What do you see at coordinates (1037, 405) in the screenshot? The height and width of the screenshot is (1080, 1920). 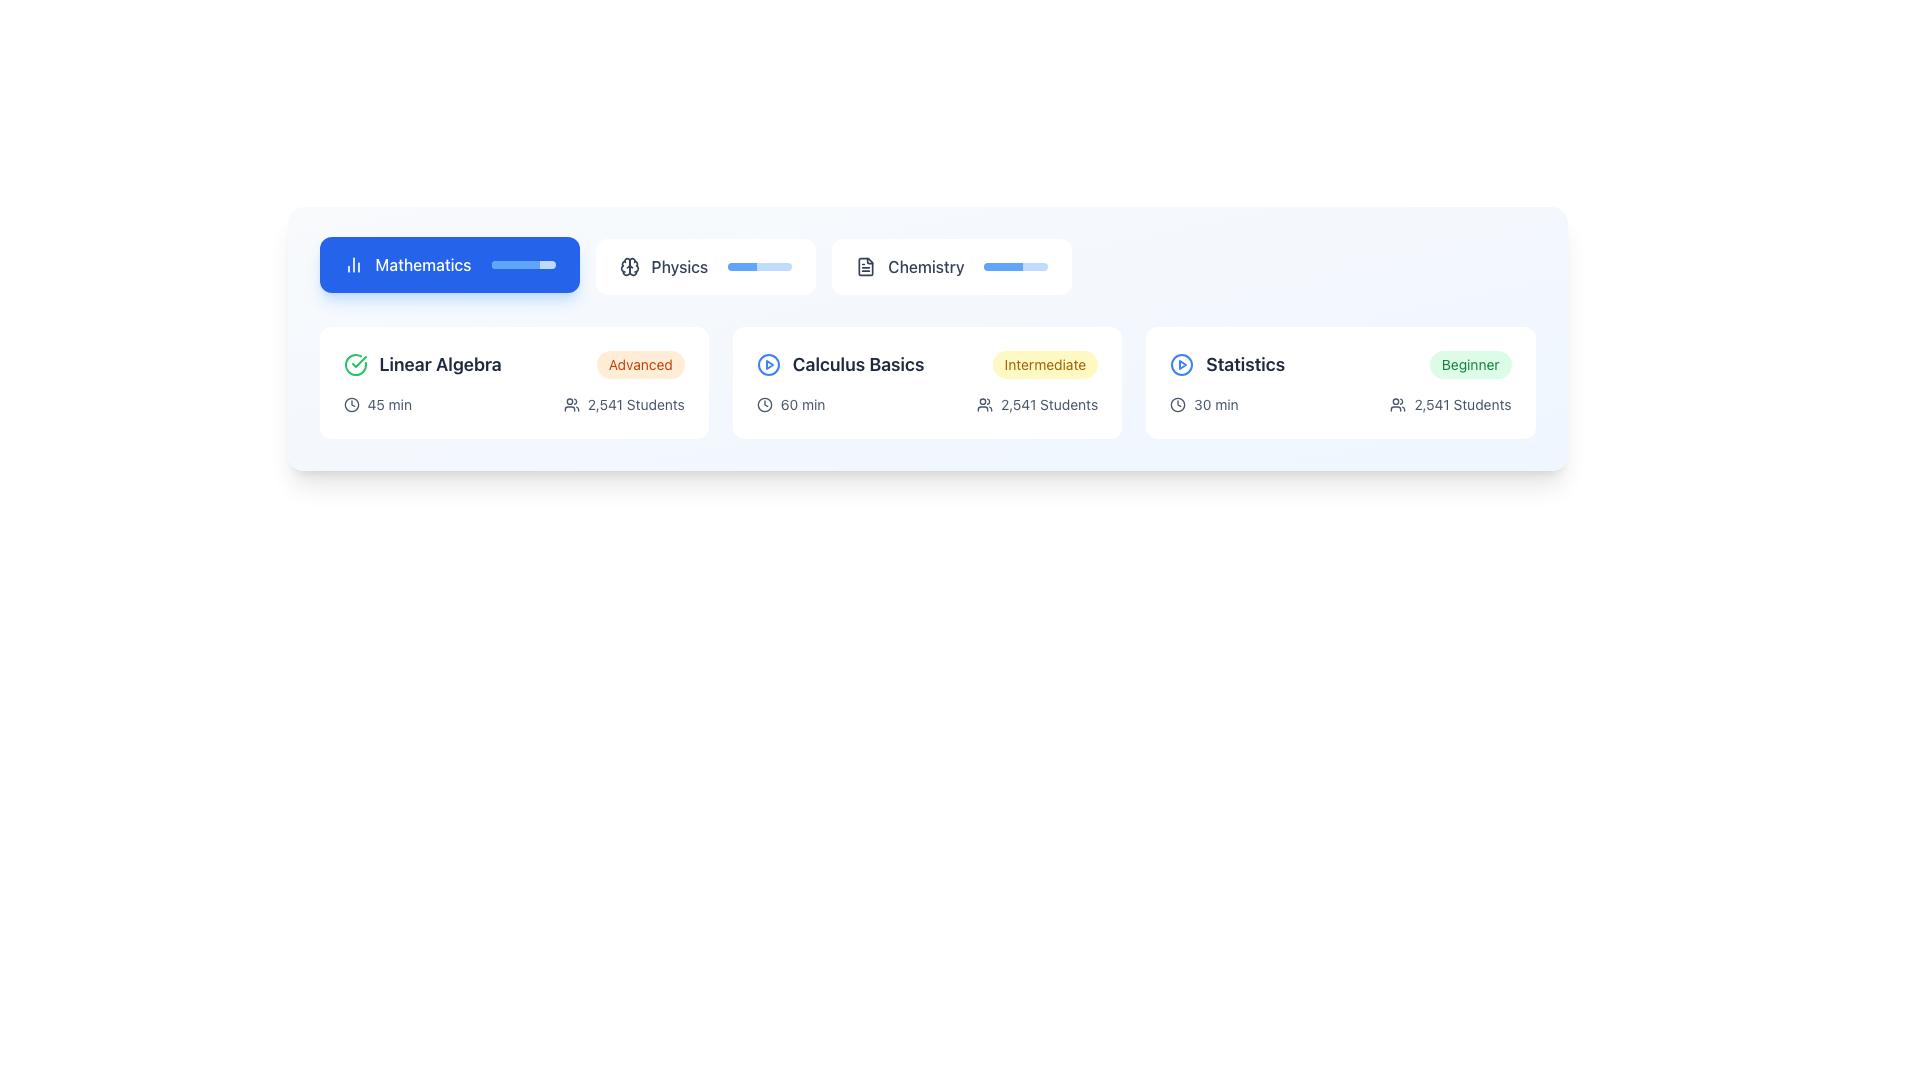 I see `the text and icon displaying '2,541 Students' in the 'Calculus Basics' course card, which is the last piece of information in the card` at bounding box center [1037, 405].